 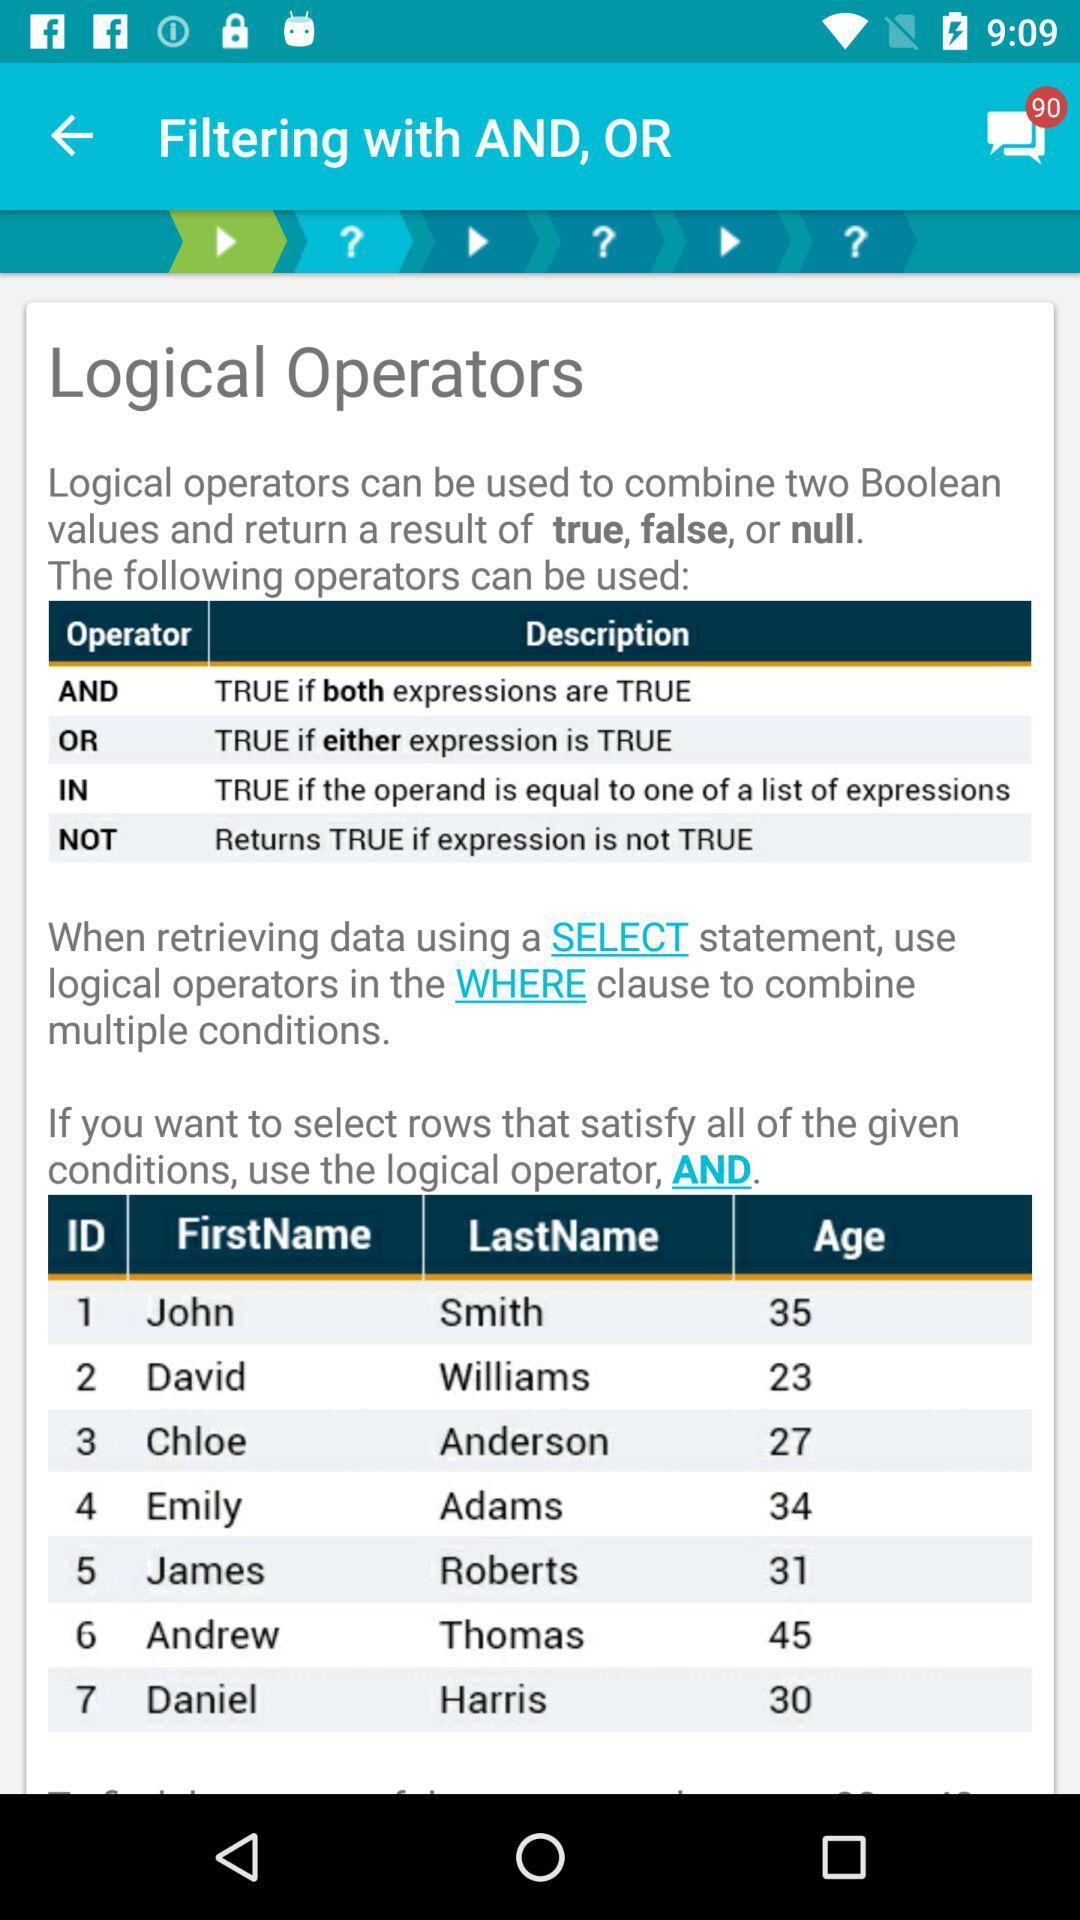 I want to click on the help icon, so click(x=350, y=240).